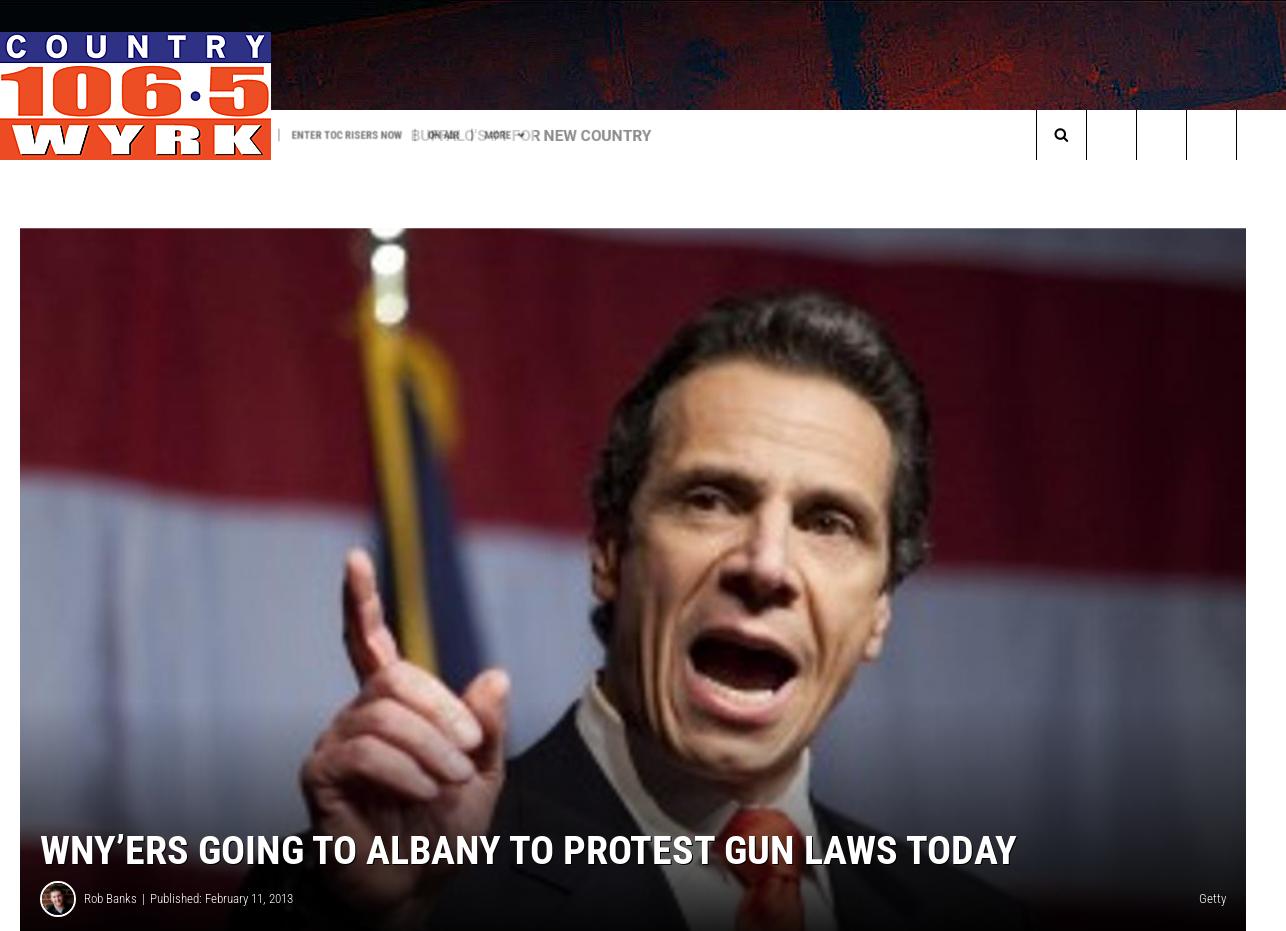  I want to click on 'Trending:', so click(47, 174).